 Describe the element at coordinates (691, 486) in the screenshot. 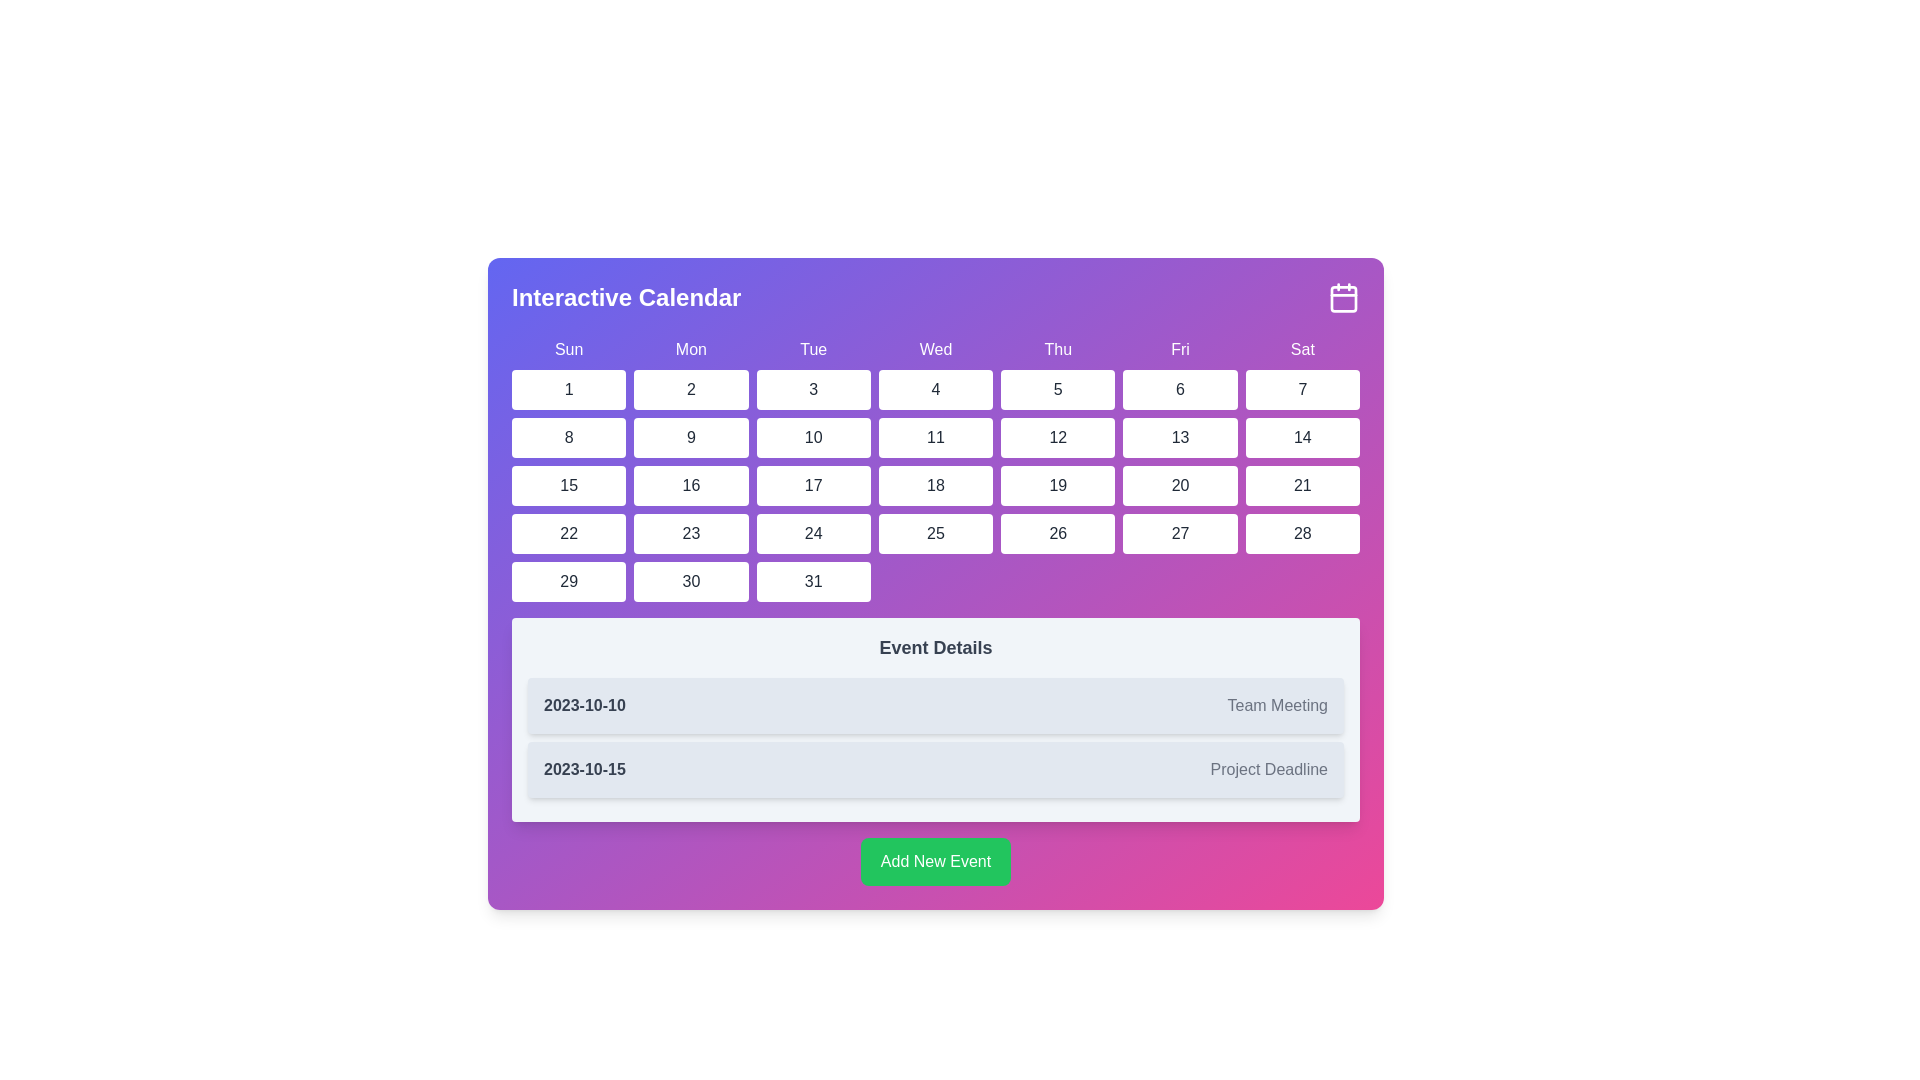

I see `the calendar cell displaying the number '16', which is located in the fourth row and second column of the calendar grid` at that location.